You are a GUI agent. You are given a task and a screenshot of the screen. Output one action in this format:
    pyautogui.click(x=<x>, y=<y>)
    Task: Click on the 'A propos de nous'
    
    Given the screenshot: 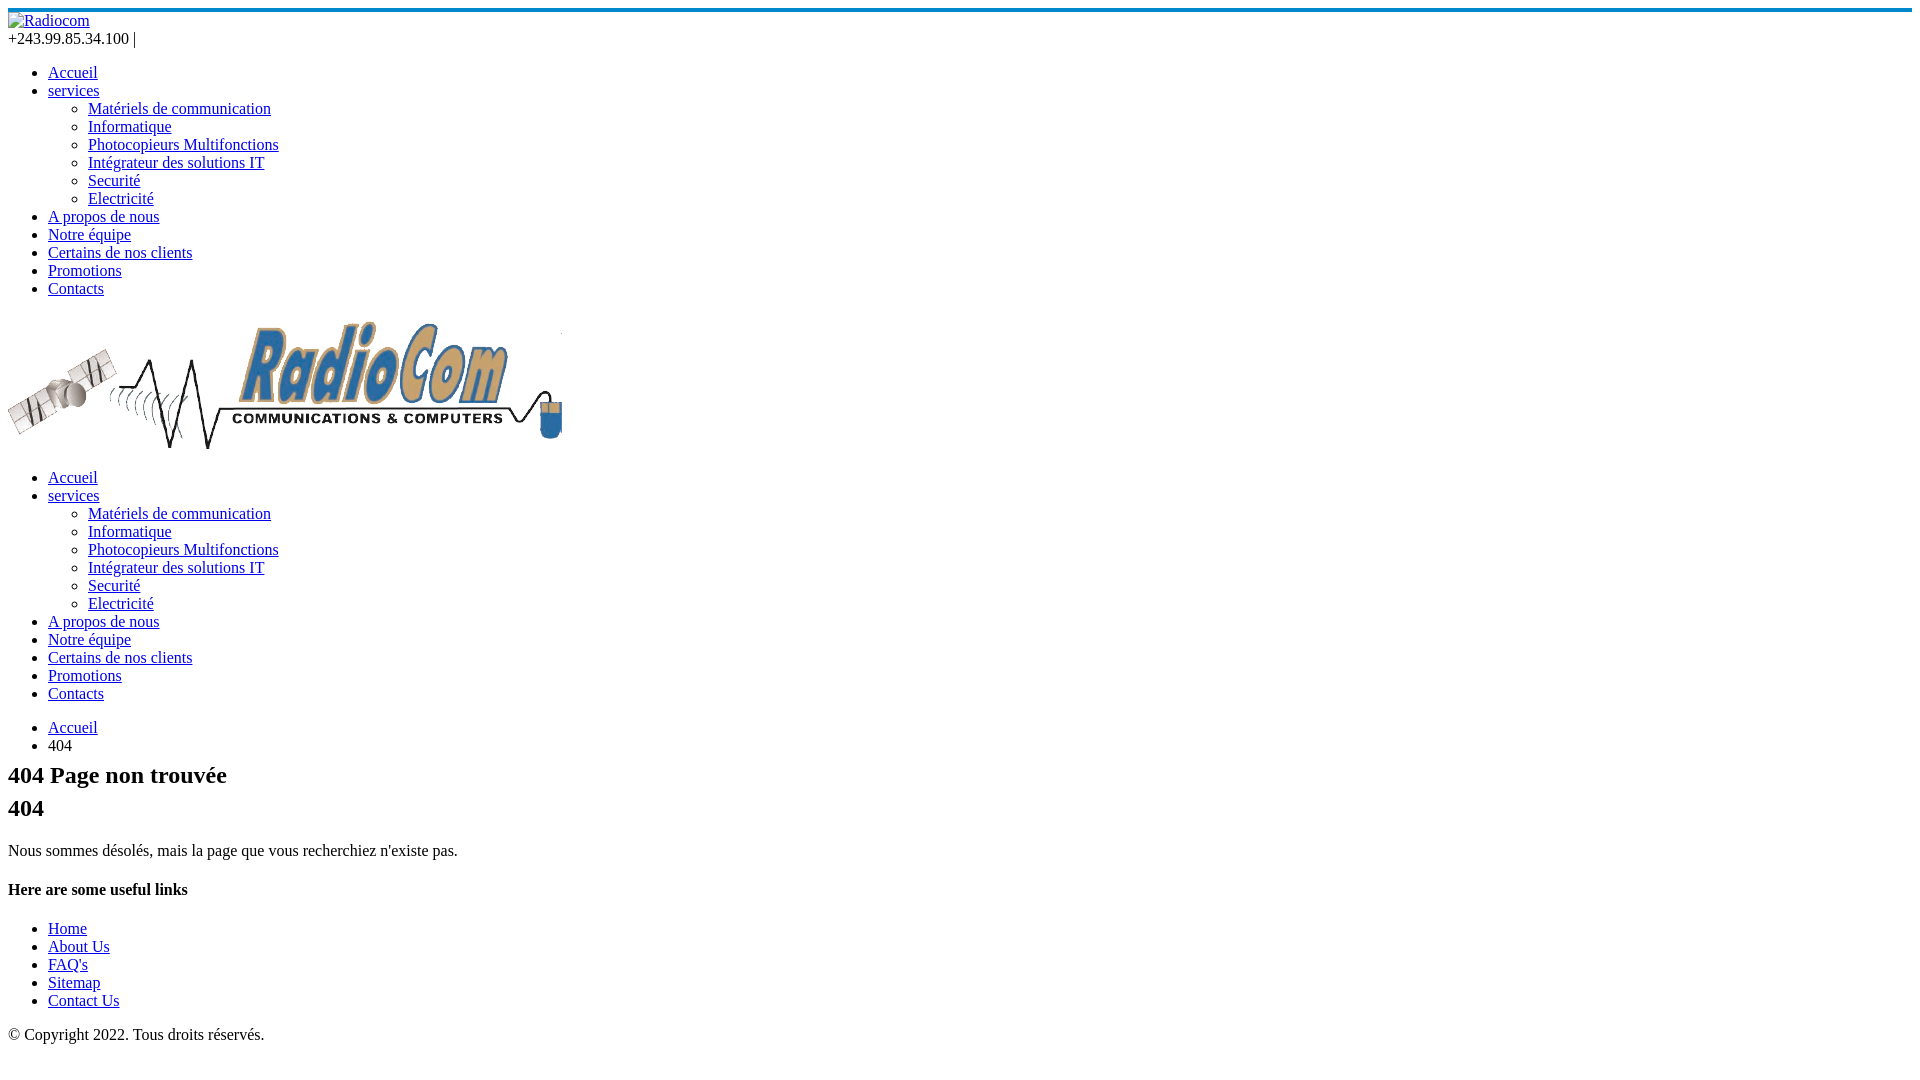 What is the action you would take?
    pyautogui.click(x=103, y=216)
    